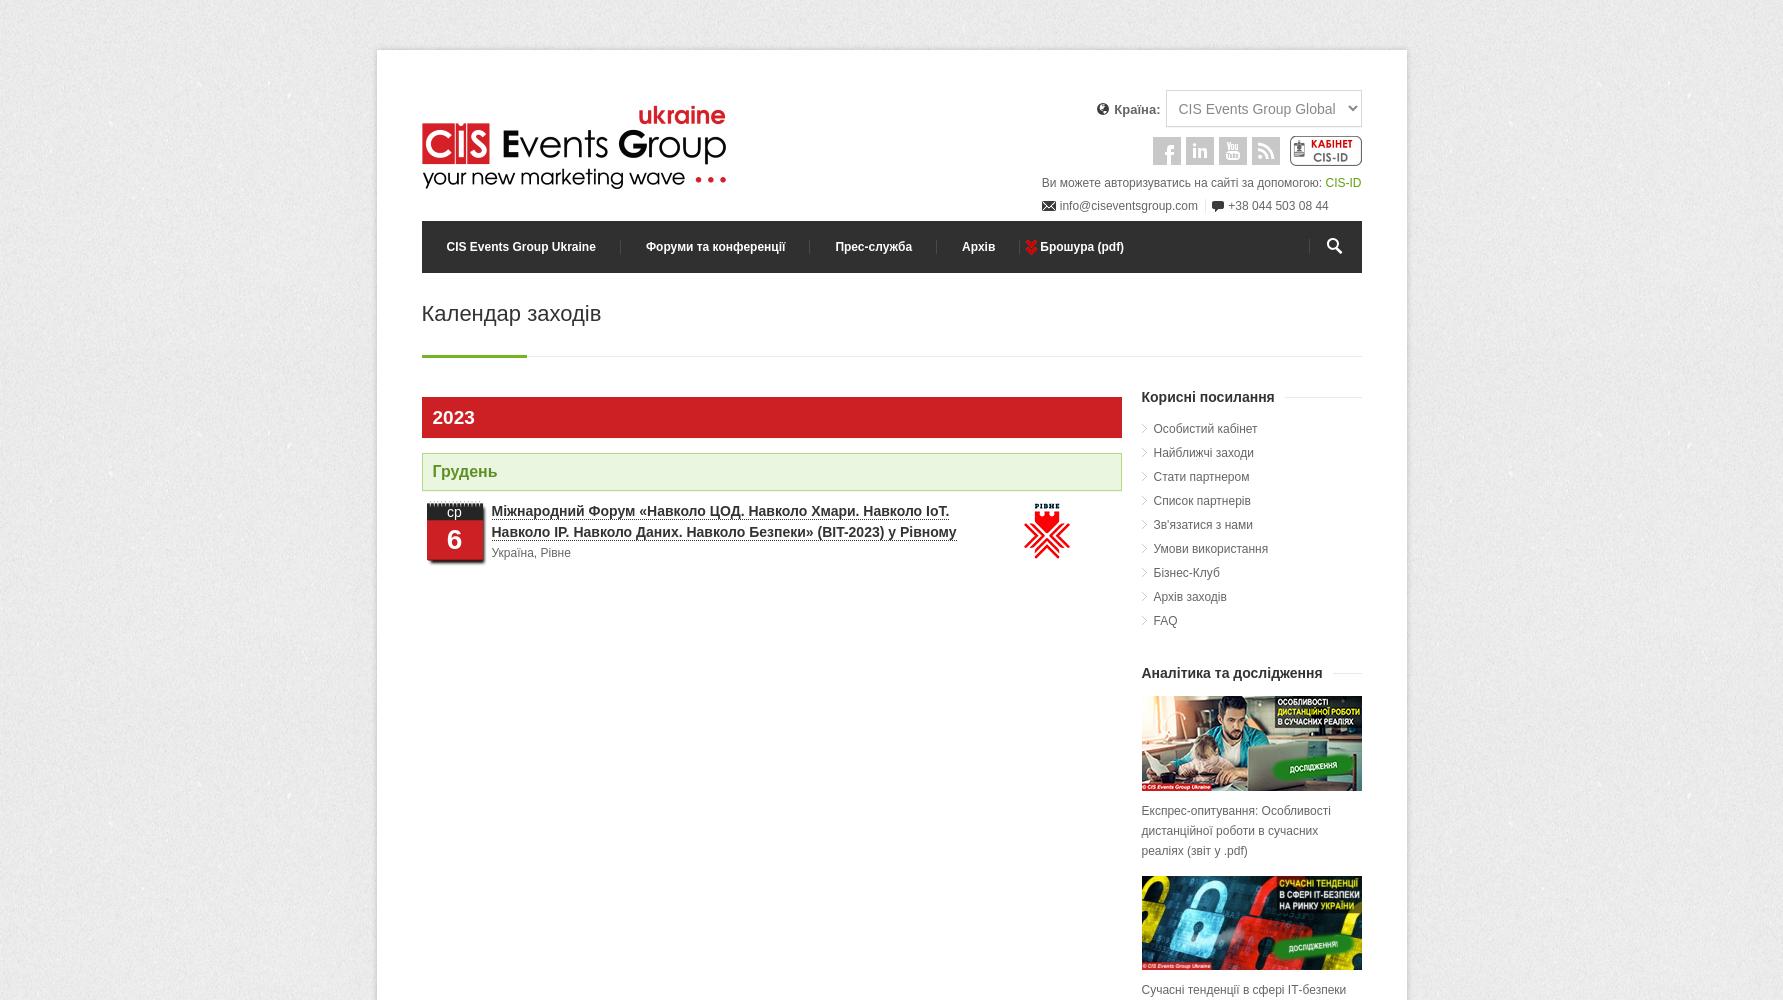 This screenshot has height=1000, width=1783. I want to click on 'Міжнародний Форум «Навколо ЦОД. Навколо Хмари. Навколо IoT. Навколо IP. Навколо Даних. Навколо Безпеки» (BIT-2023) у Рівному', so click(722, 521).